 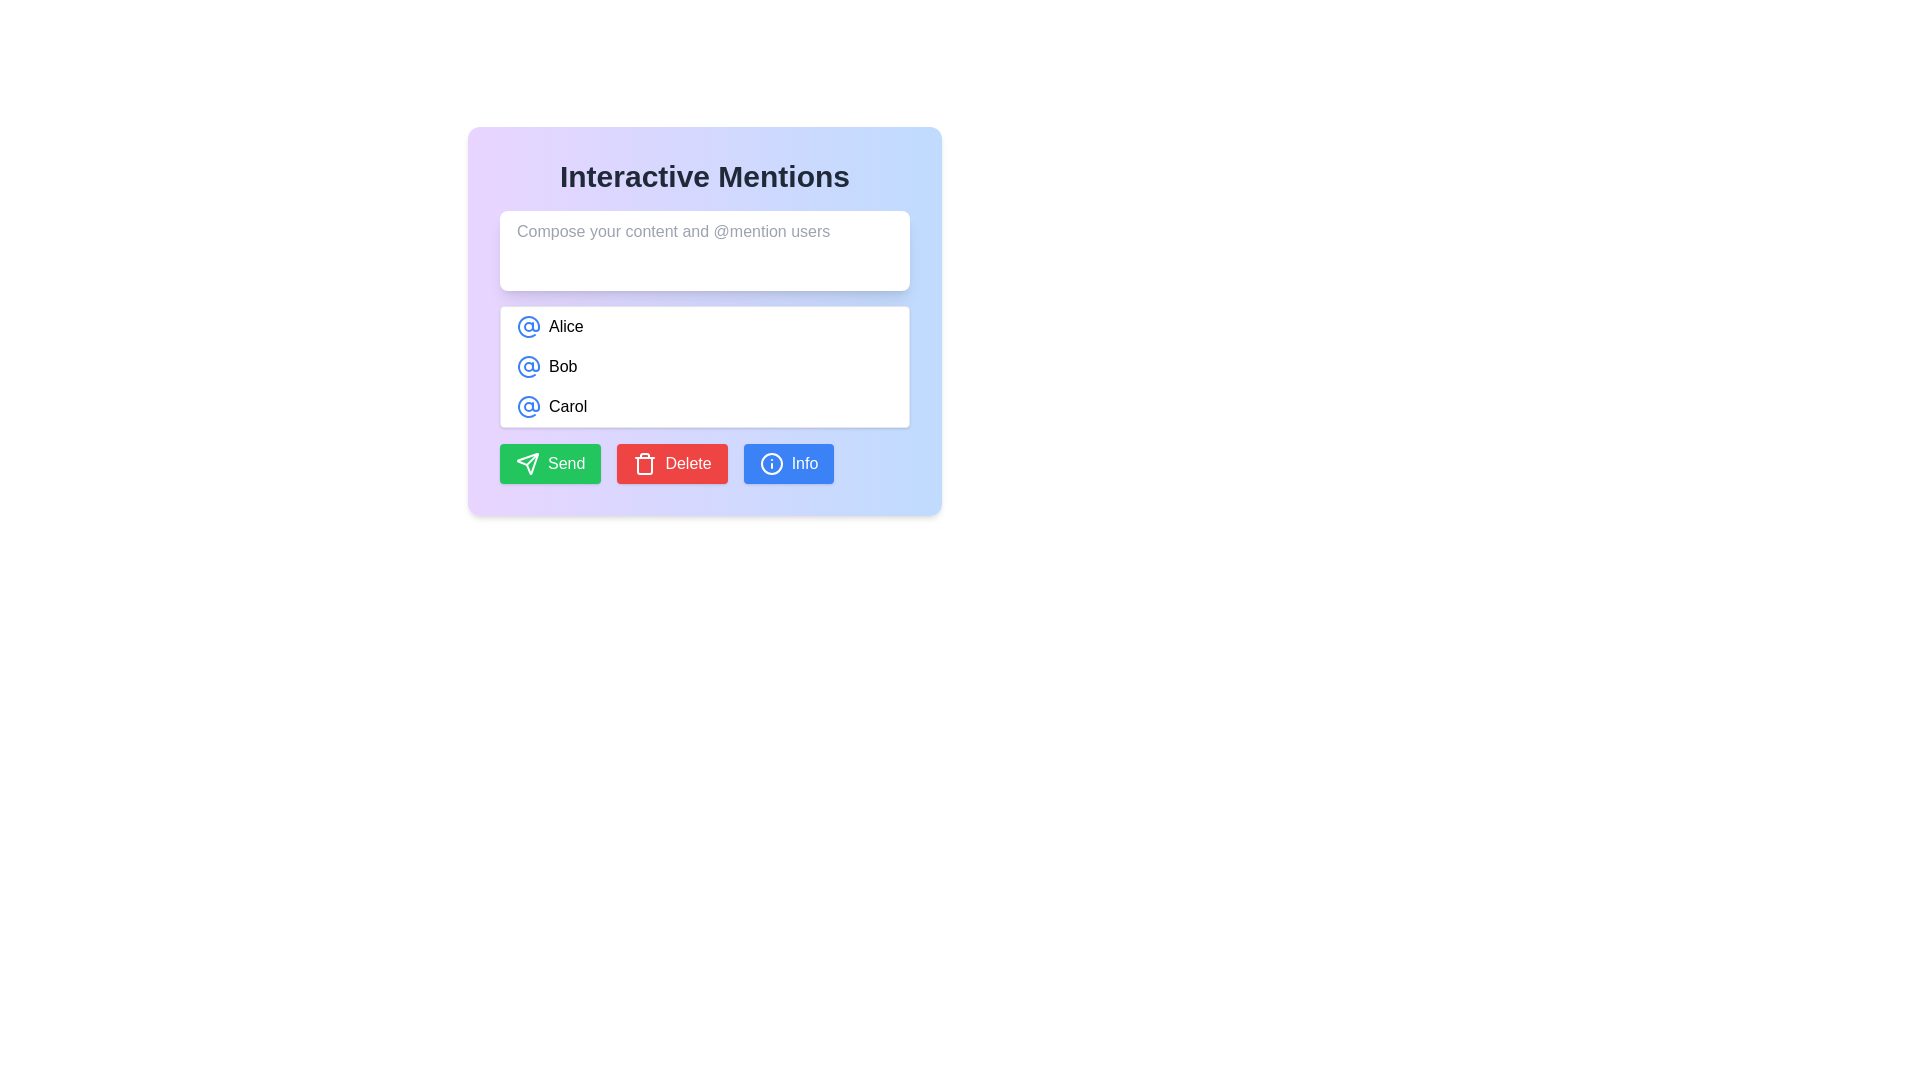 I want to click on the triangular icon resembling a paper plane with a green background and white skeletal outline, located on the left side of the 'Send' button at the bottom of a card with a purple and white theme, so click(x=528, y=463).